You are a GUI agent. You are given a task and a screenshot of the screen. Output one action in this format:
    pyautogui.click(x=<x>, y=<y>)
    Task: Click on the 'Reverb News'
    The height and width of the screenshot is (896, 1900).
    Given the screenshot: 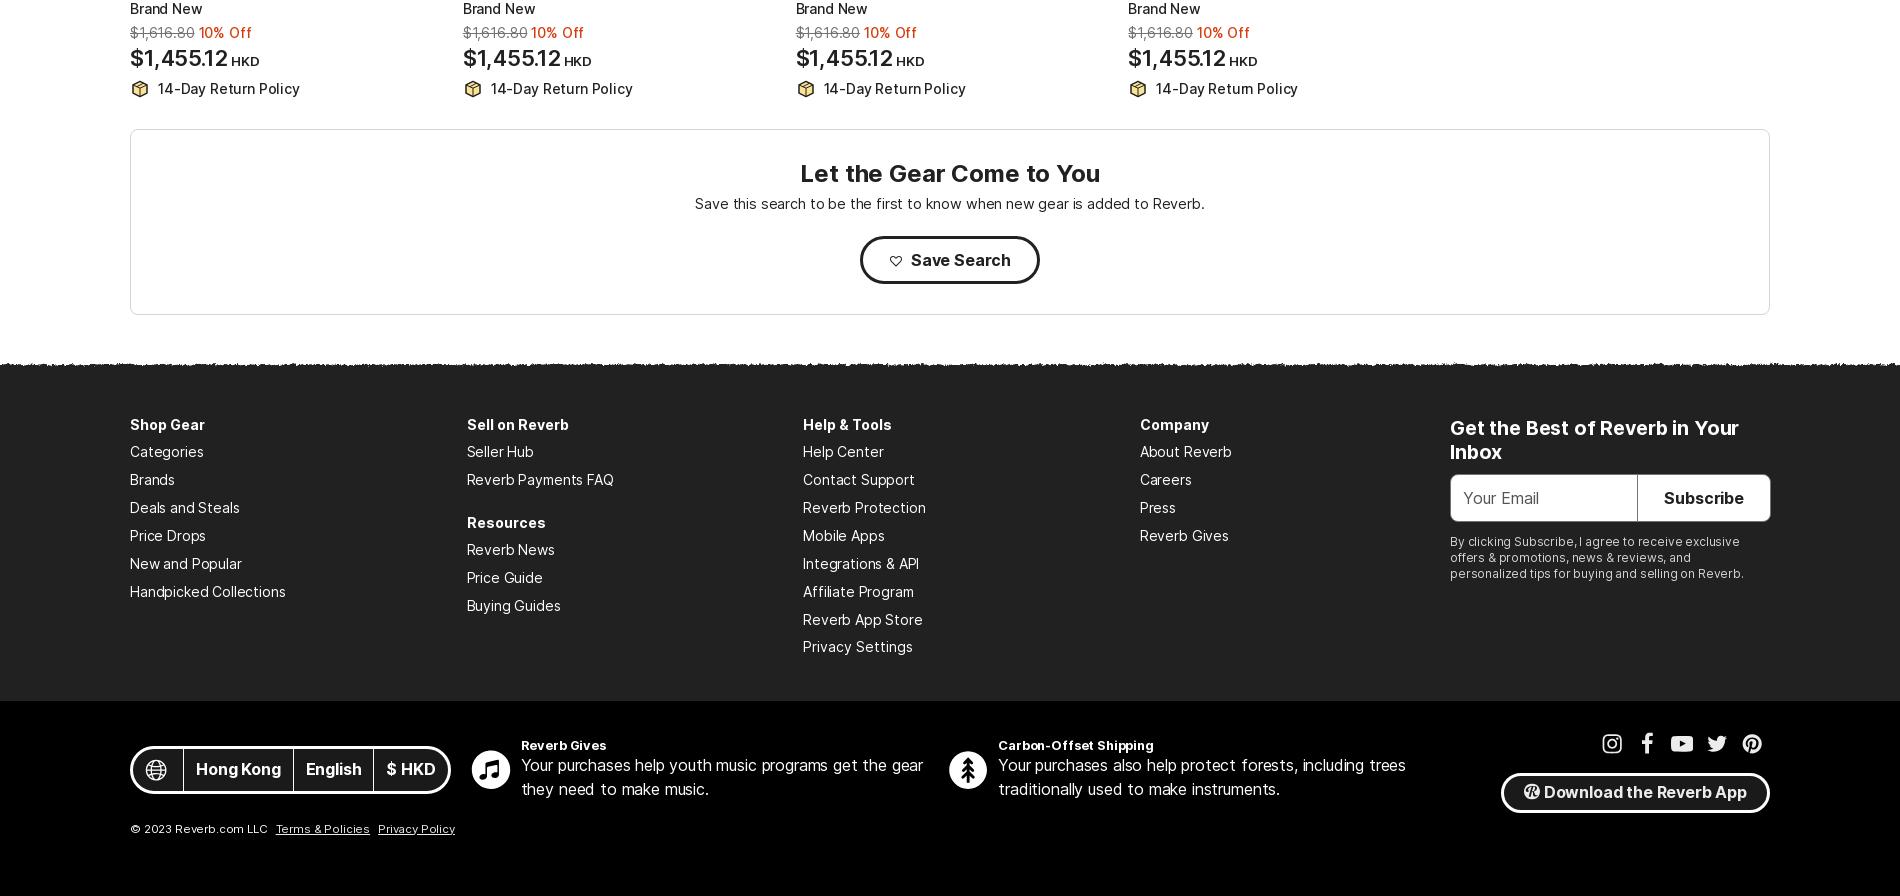 What is the action you would take?
    pyautogui.click(x=509, y=549)
    